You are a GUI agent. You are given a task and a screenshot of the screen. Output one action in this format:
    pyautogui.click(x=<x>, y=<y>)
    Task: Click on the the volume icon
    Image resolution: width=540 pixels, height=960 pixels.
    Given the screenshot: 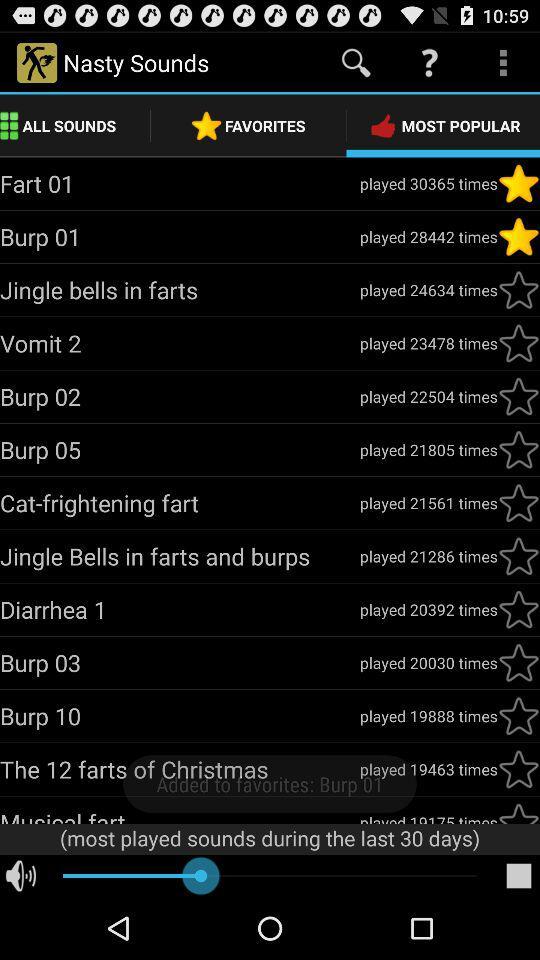 What is the action you would take?
    pyautogui.click(x=20, y=937)
    